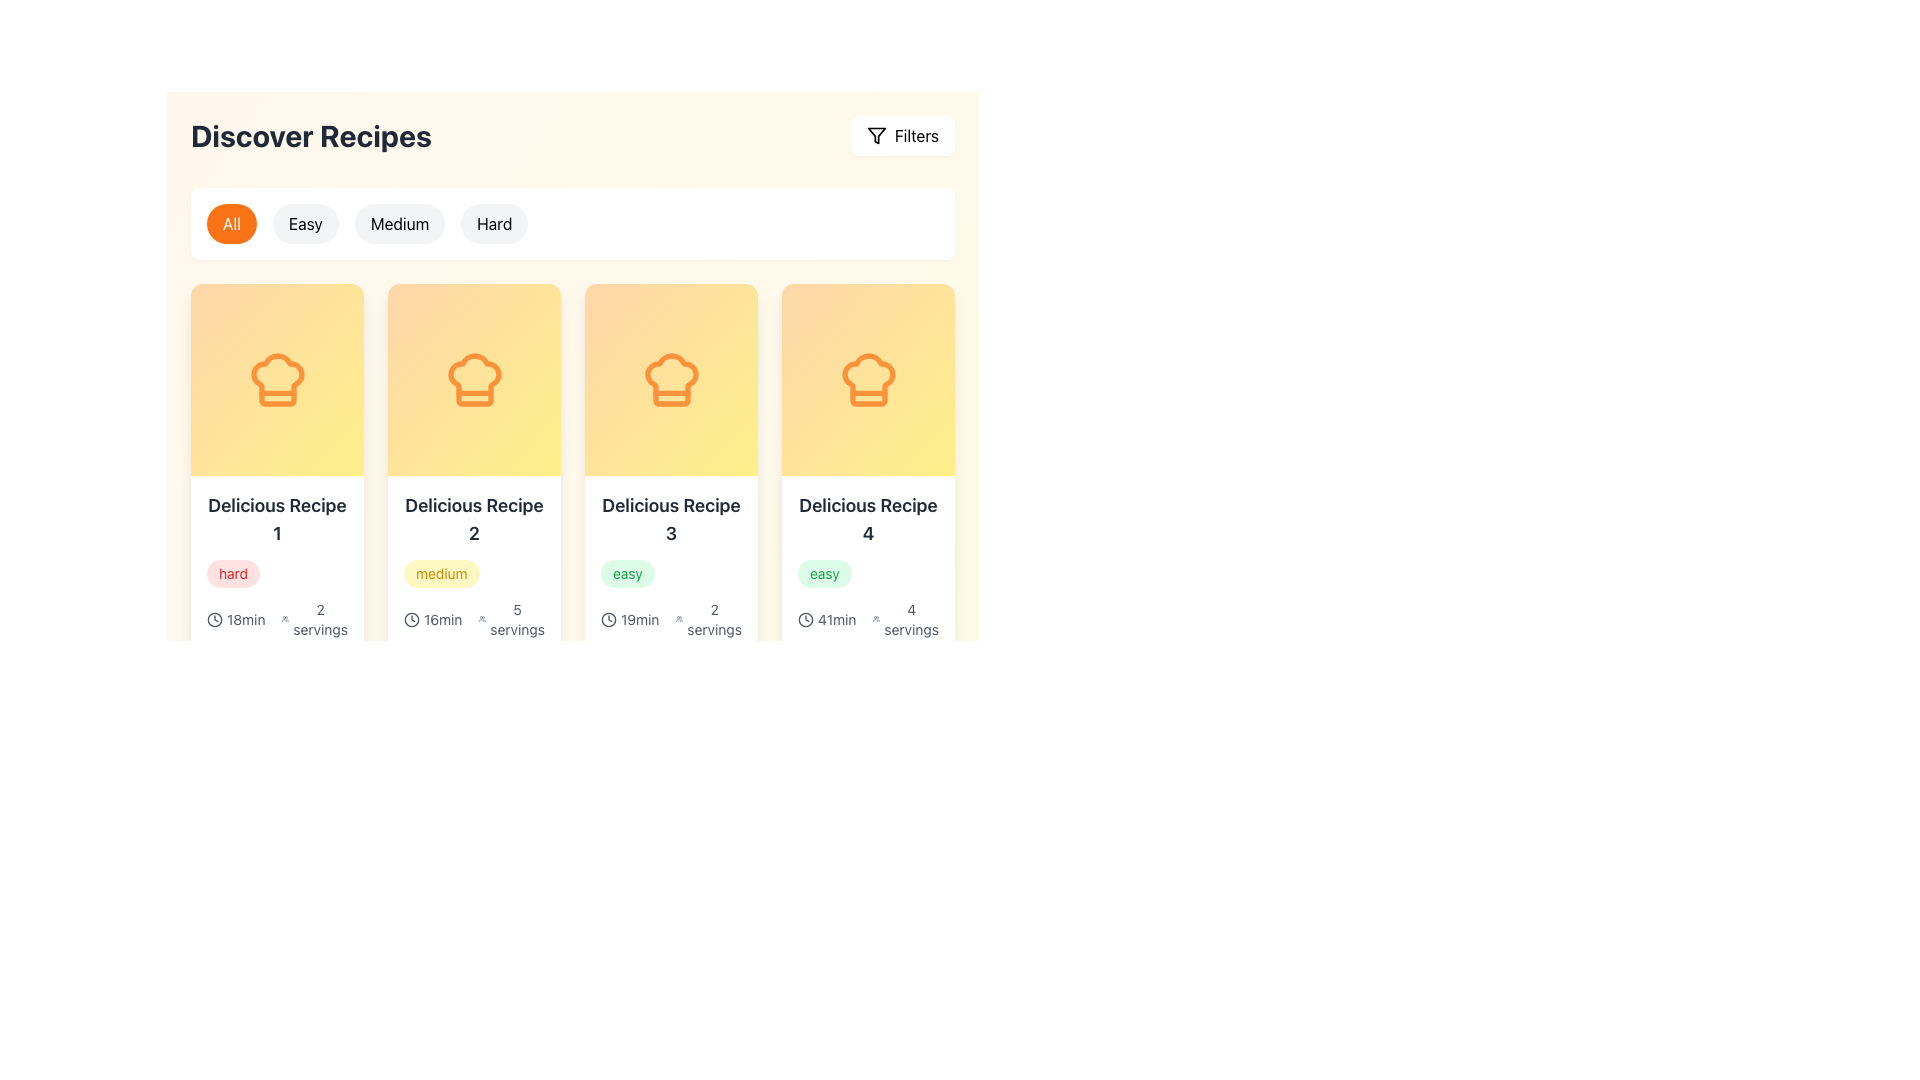 The height and width of the screenshot is (1080, 1920). I want to click on the orange chef hat icon located in the 'Delicious Recipe 3' card, which is the third card from the left in a list of recipe cards, so click(671, 380).